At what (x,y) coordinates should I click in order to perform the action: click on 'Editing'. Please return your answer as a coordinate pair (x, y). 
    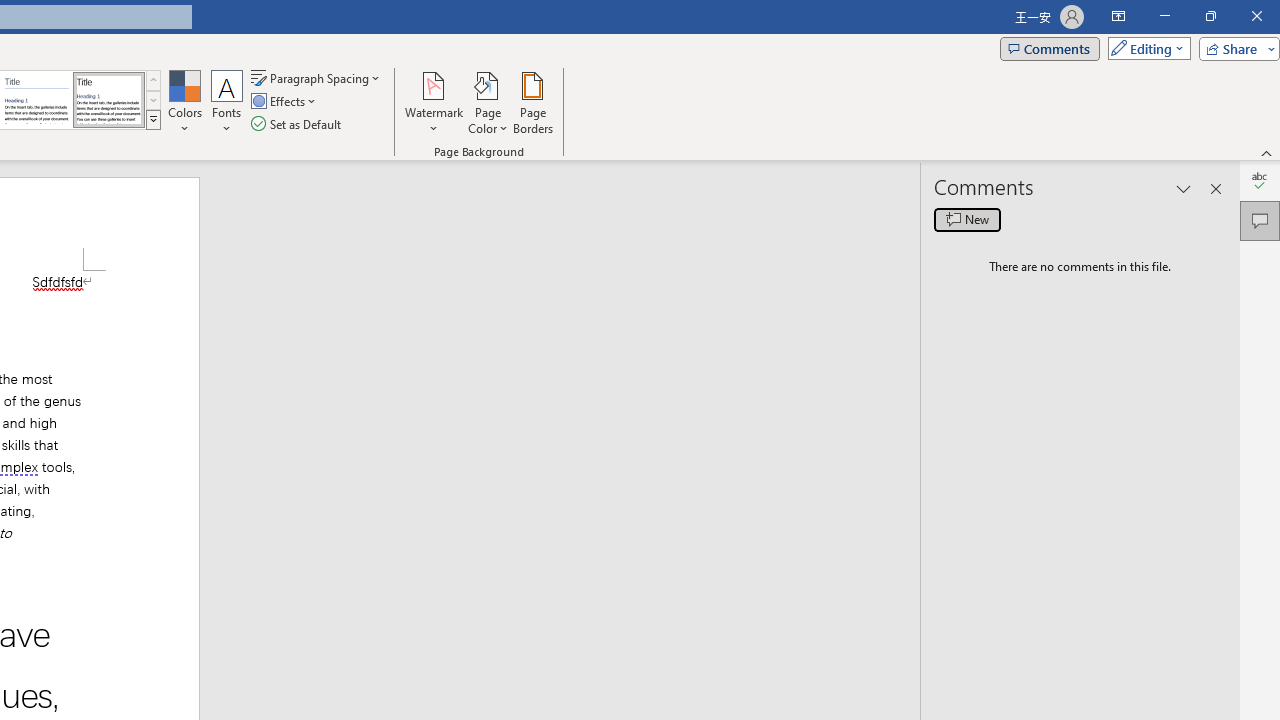
    Looking at the image, I should click on (1144, 47).